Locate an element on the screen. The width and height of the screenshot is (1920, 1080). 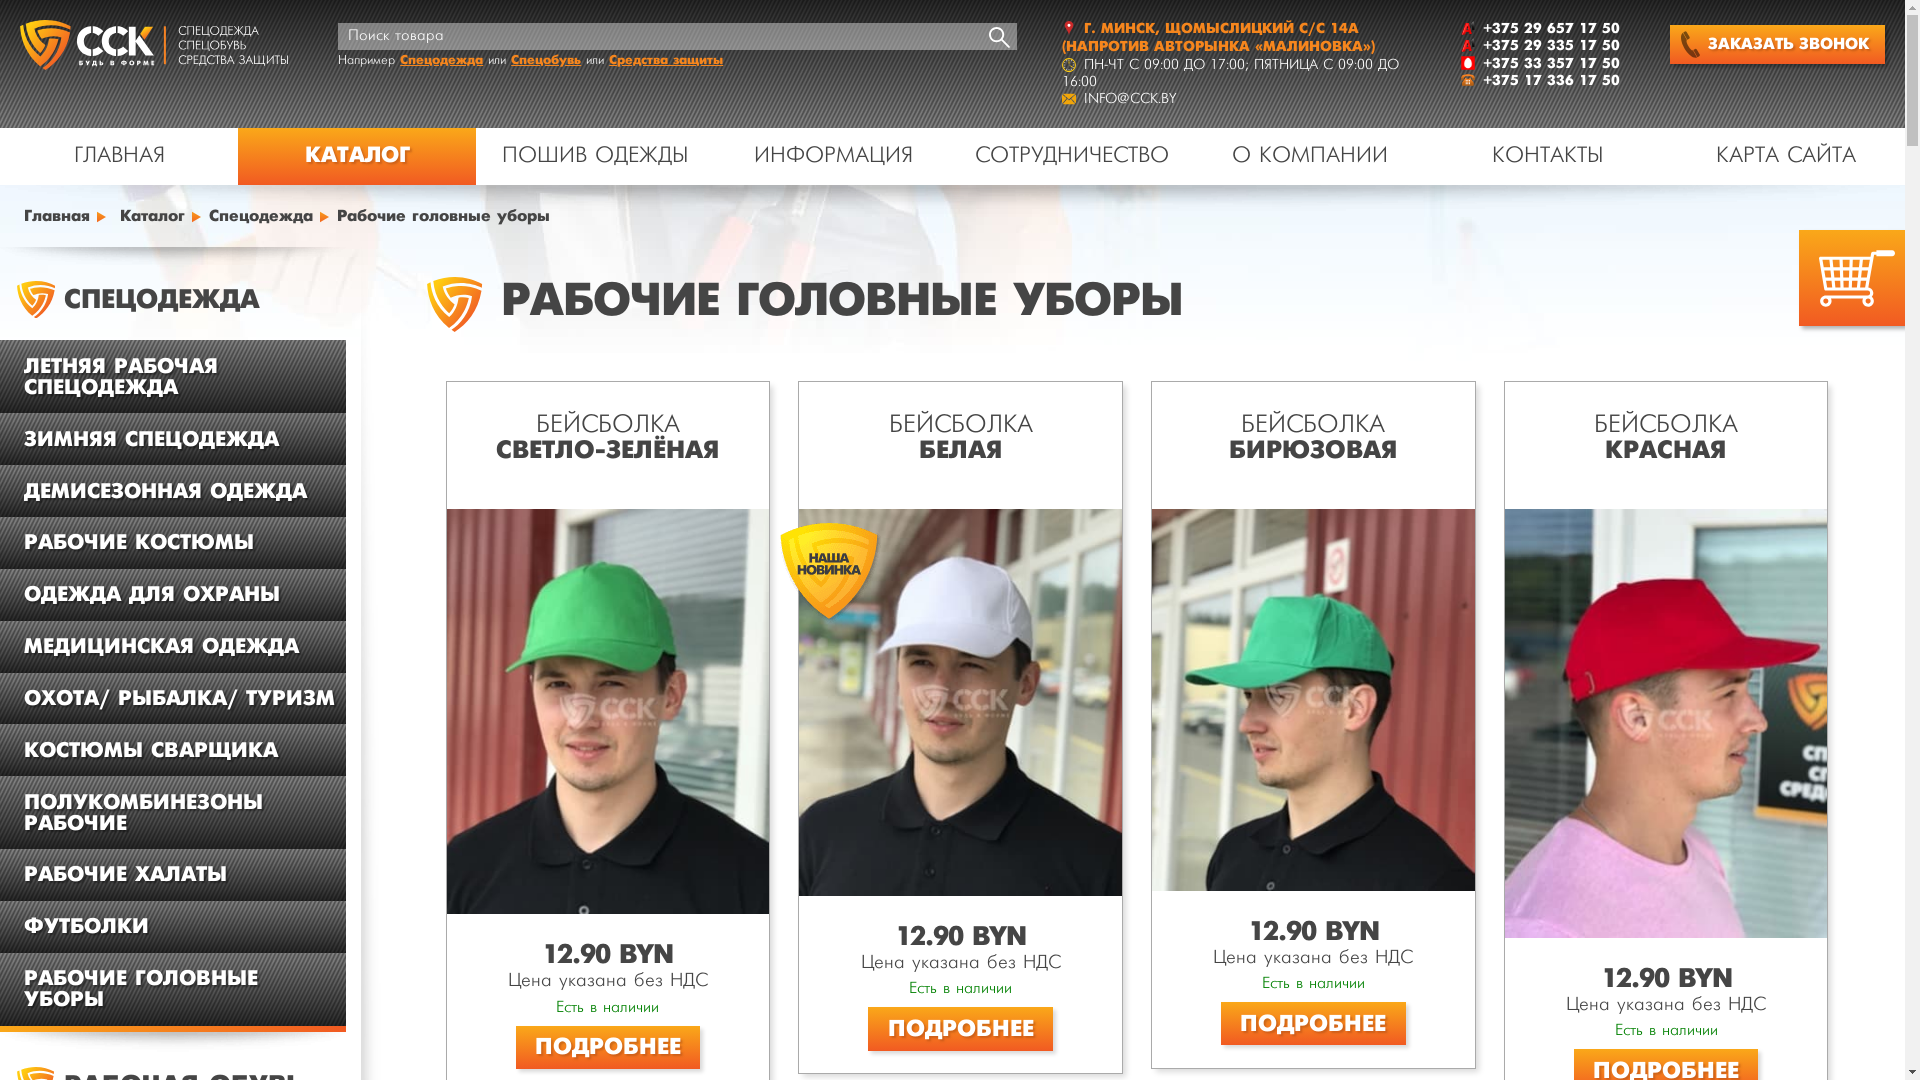
'+375 29 657 17 50' is located at coordinates (1550, 28).